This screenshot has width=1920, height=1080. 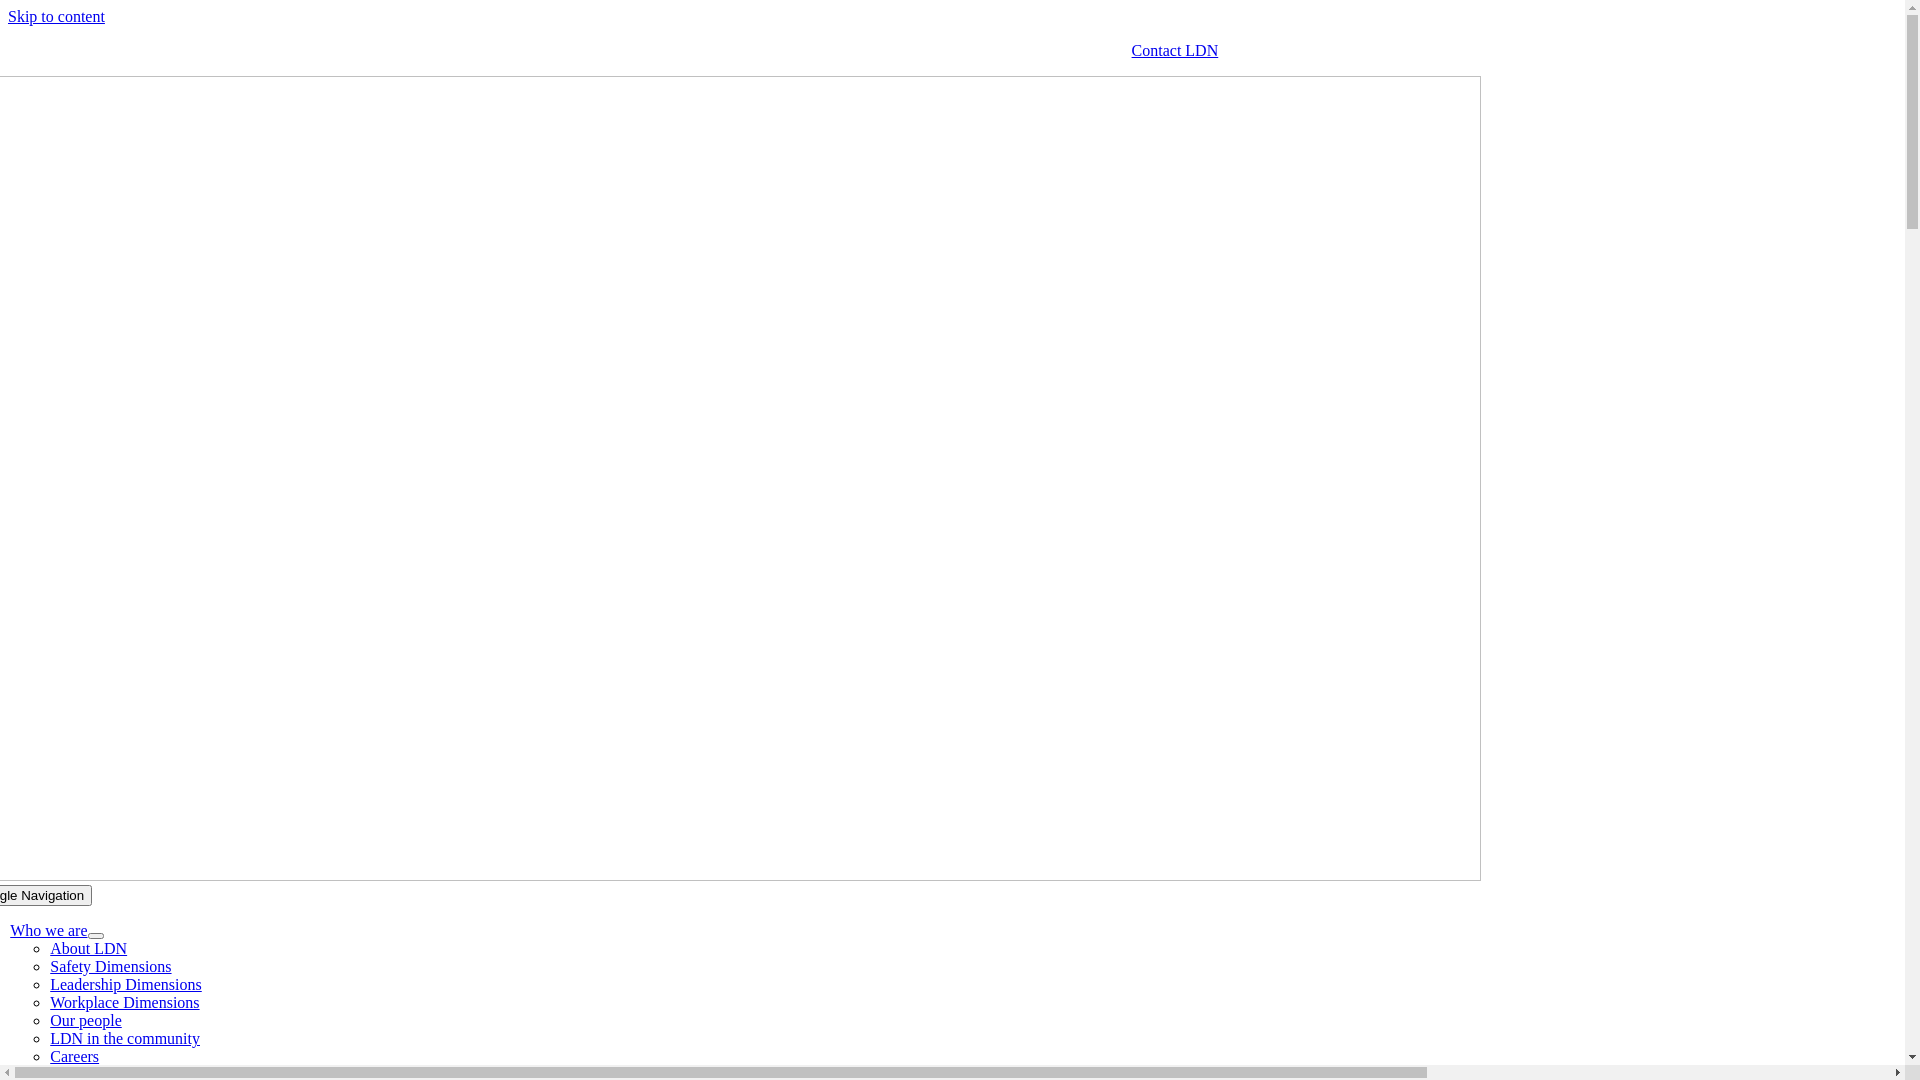 I want to click on 'Skip to content', so click(x=56, y=16).